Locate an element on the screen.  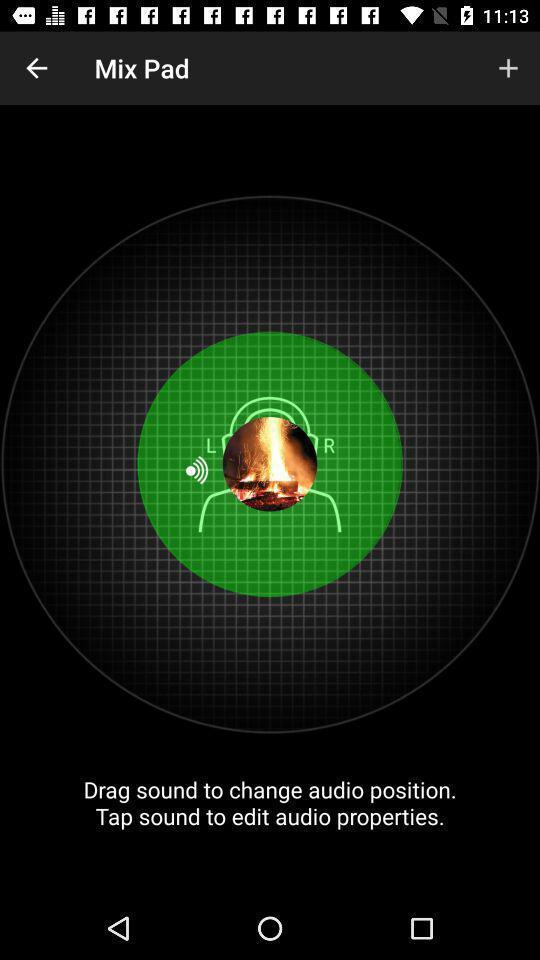
item at the top right corner is located at coordinates (508, 68).